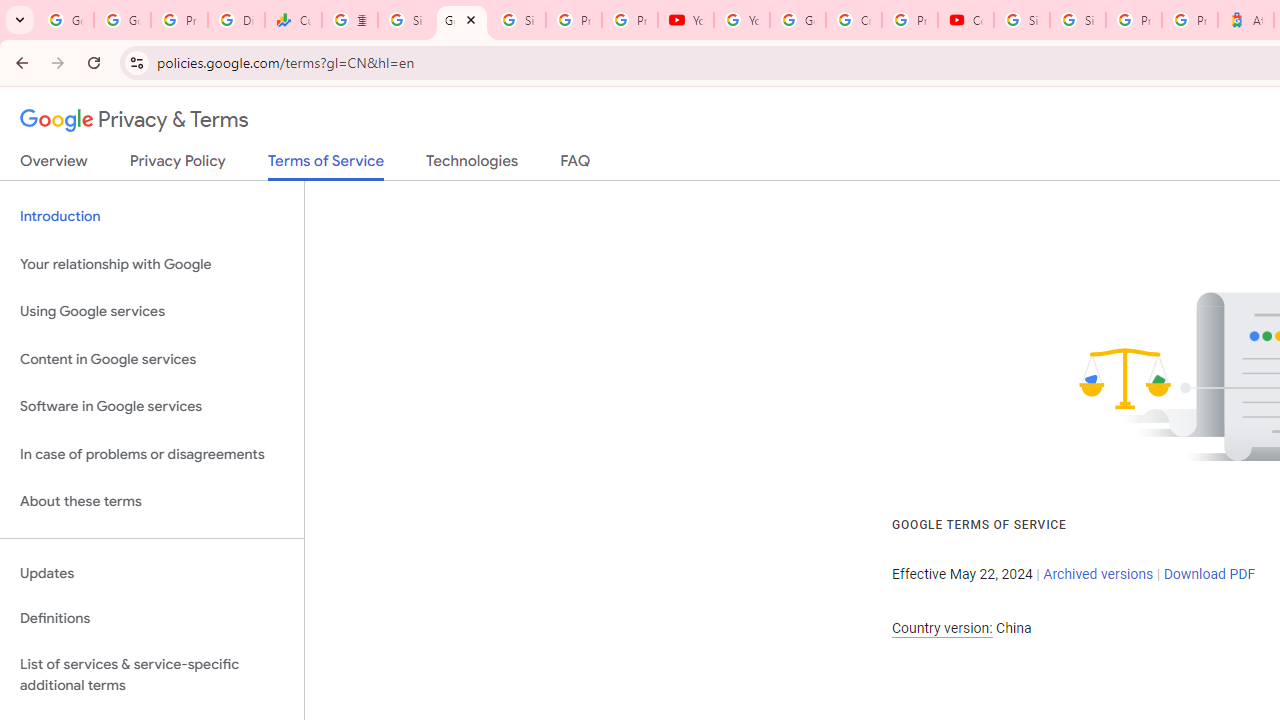 The width and height of the screenshot is (1280, 720). I want to click on 'YouTube', so click(741, 20).